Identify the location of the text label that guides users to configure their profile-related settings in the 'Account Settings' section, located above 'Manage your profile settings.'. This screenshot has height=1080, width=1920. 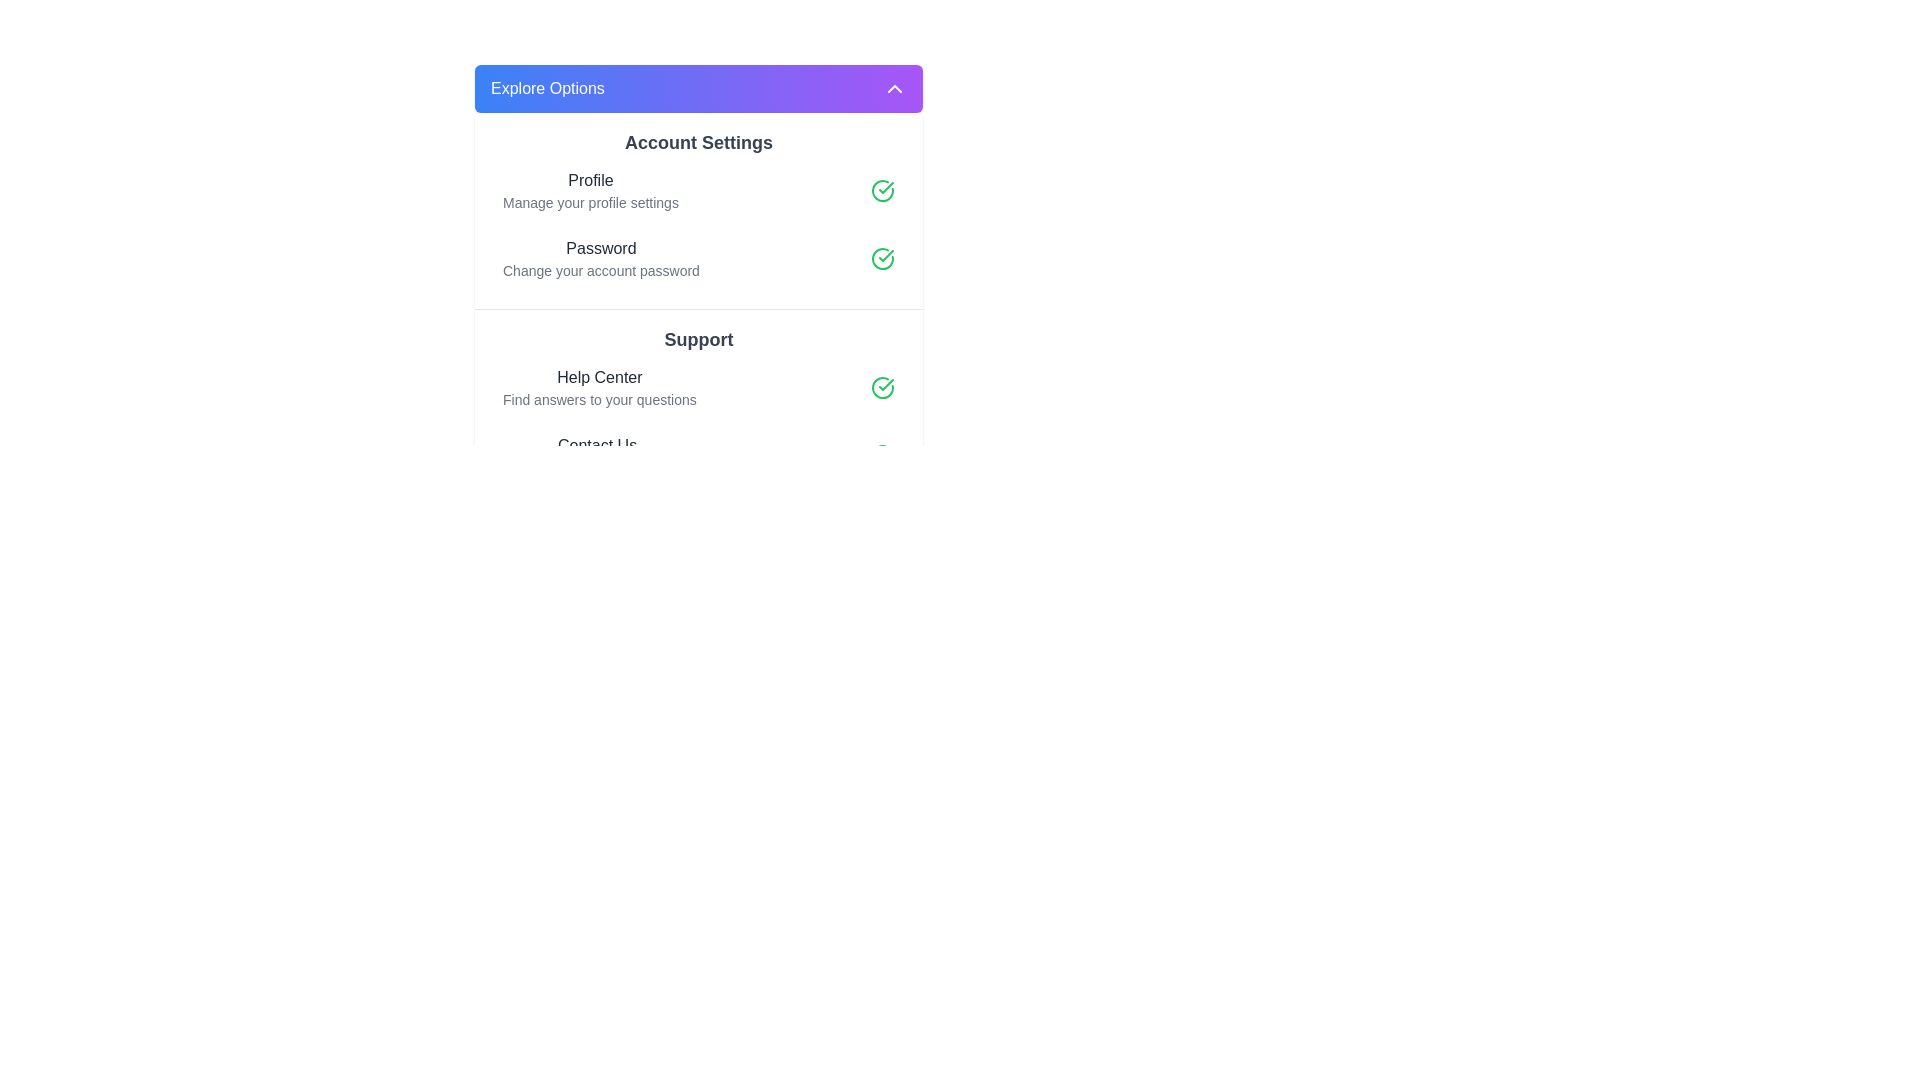
(589, 181).